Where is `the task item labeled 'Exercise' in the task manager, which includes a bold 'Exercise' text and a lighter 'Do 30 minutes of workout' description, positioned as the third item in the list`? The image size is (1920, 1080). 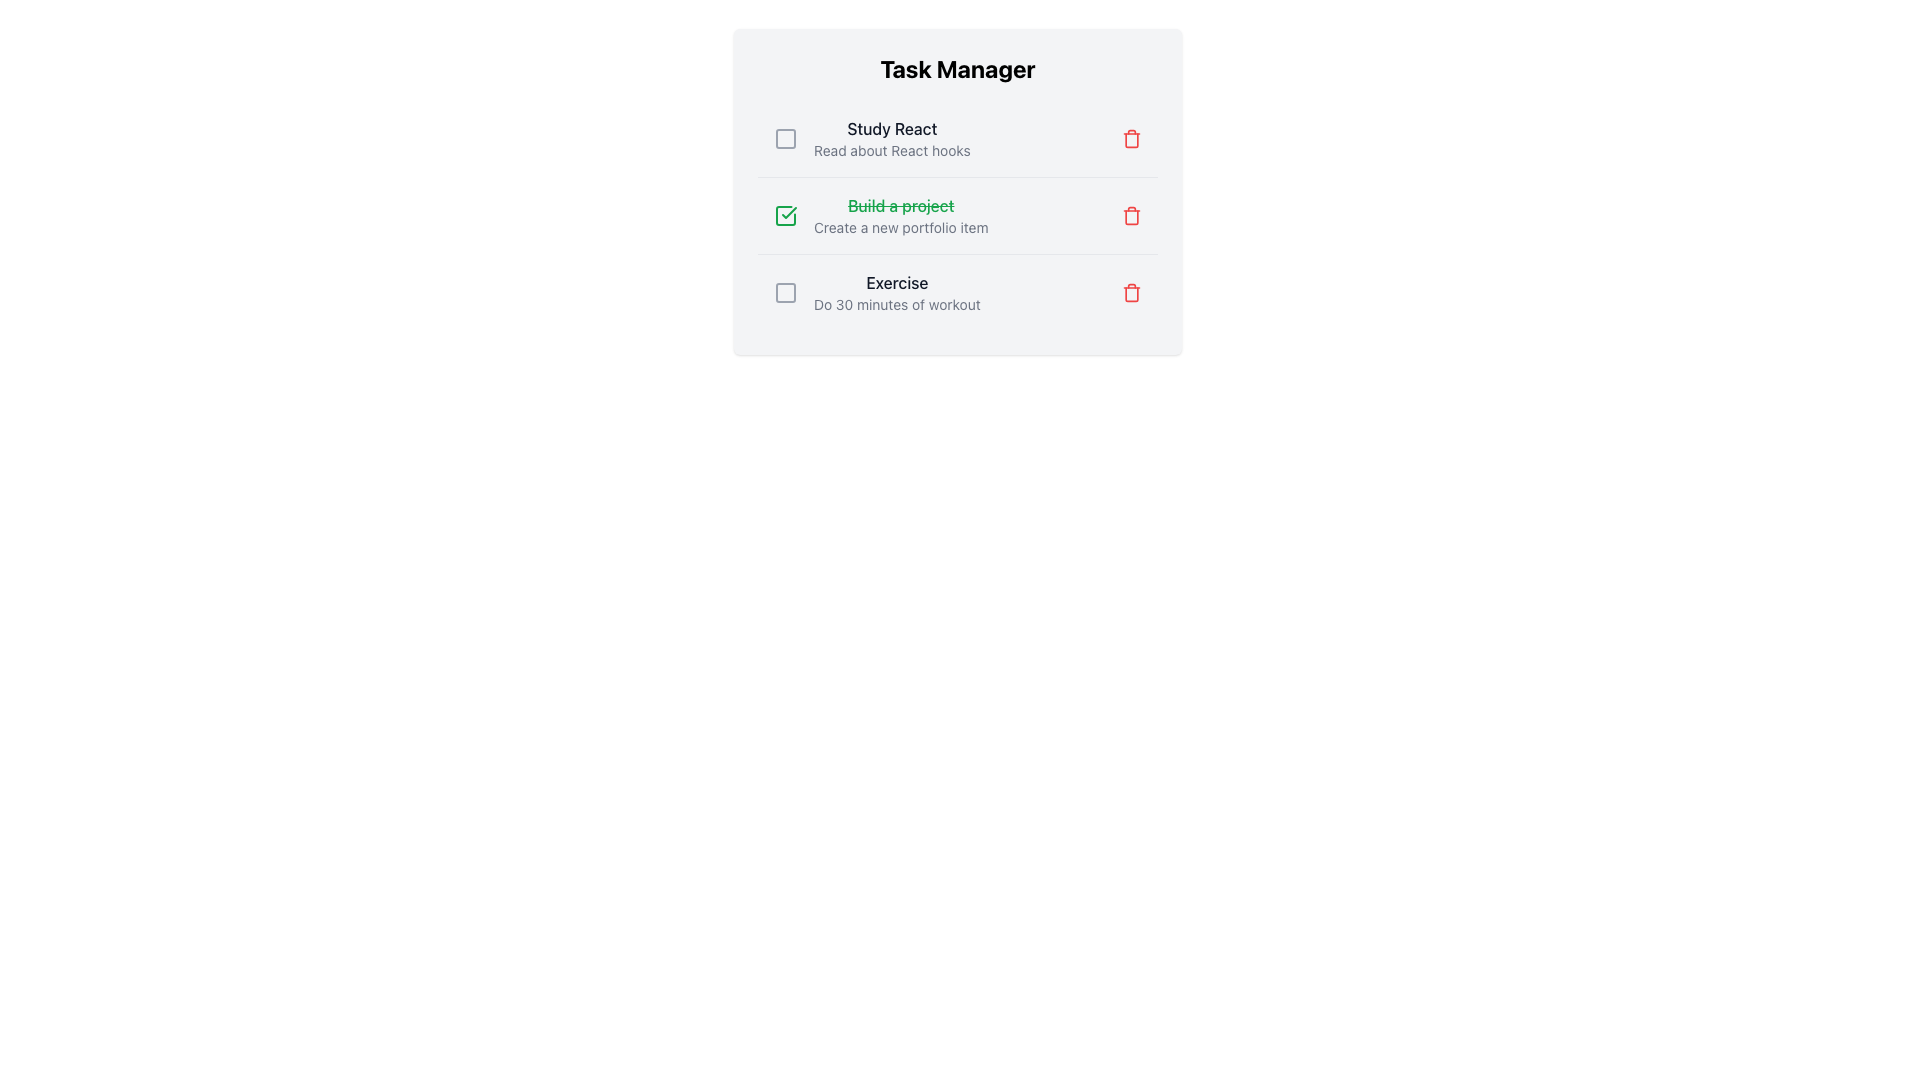 the task item labeled 'Exercise' in the task manager, which includes a bold 'Exercise' text and a lighter 'Do 30 minutes of workout' description, positioned as the third item in the list is located at coordinates (877, 293).